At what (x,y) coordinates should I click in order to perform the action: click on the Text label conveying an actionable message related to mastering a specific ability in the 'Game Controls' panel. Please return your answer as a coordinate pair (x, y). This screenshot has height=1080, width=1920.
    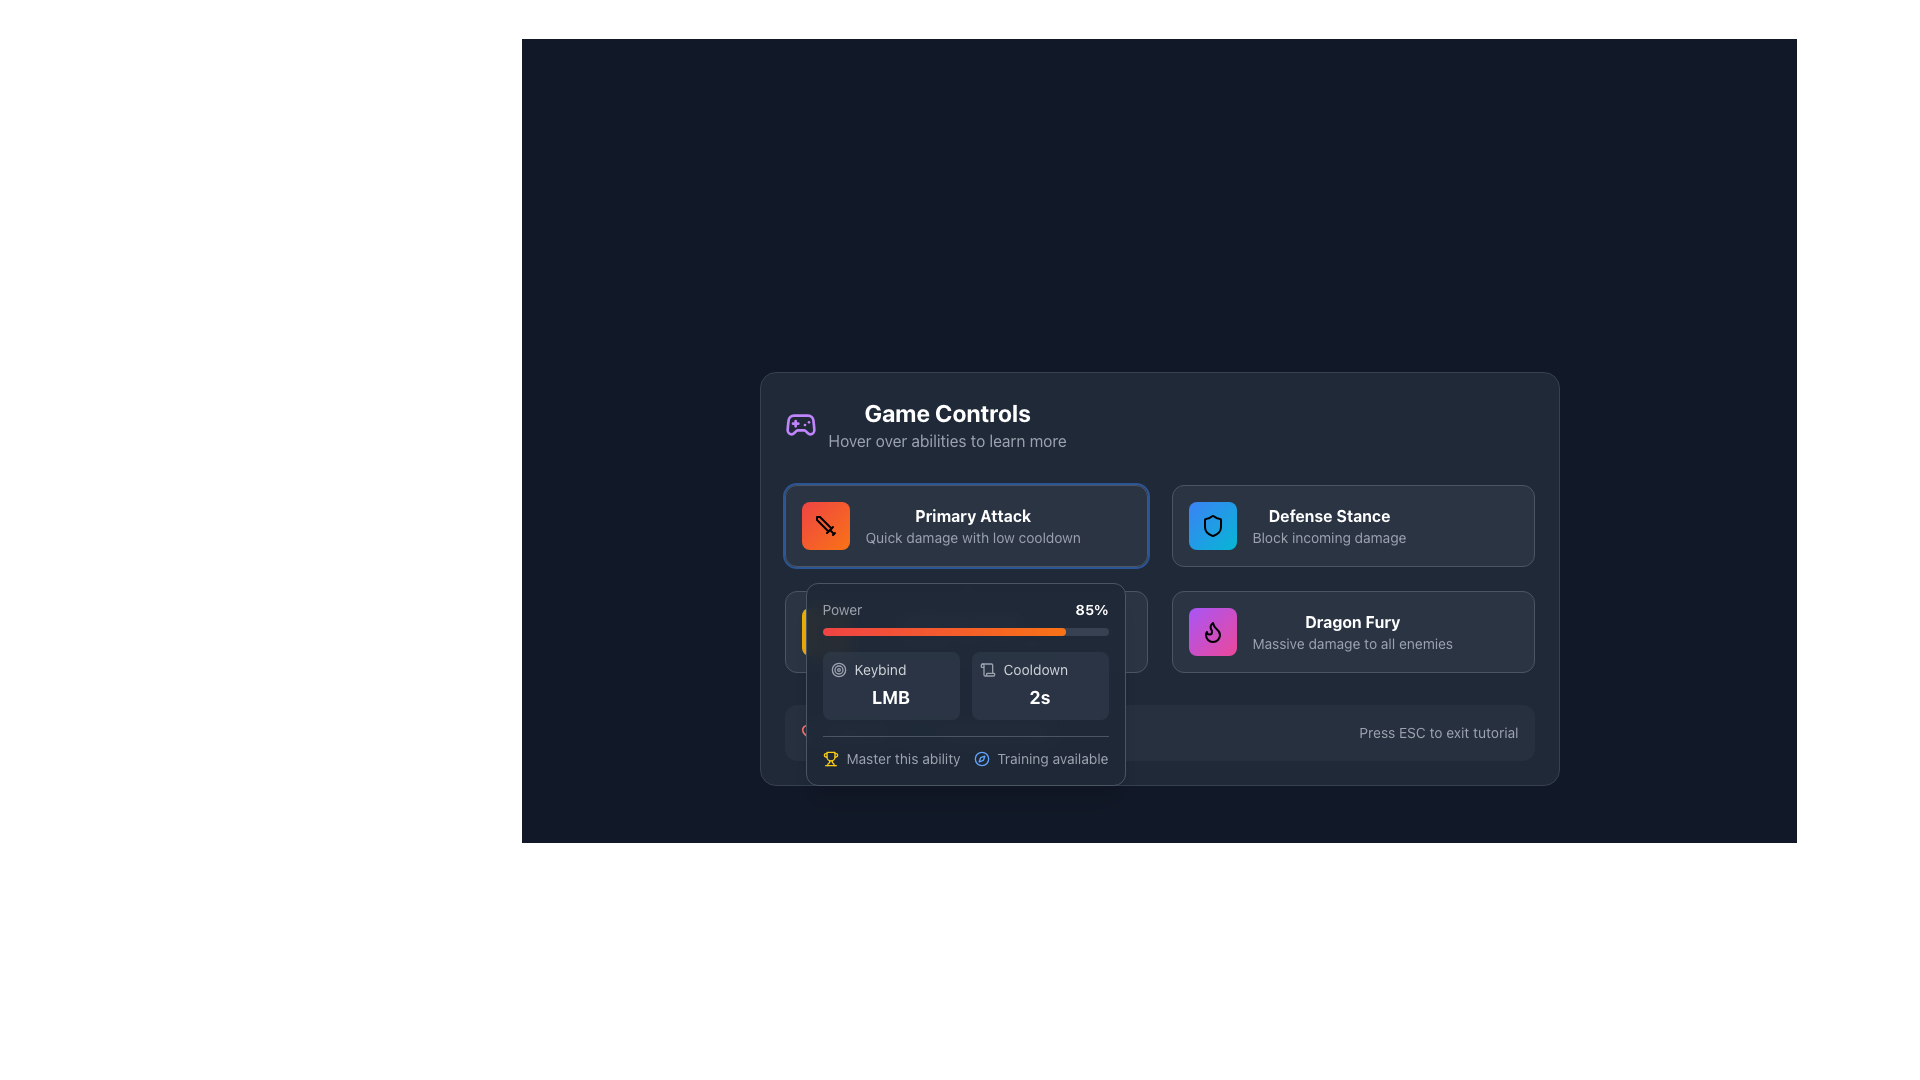
    Looking at the image, I should click on (903, 759).